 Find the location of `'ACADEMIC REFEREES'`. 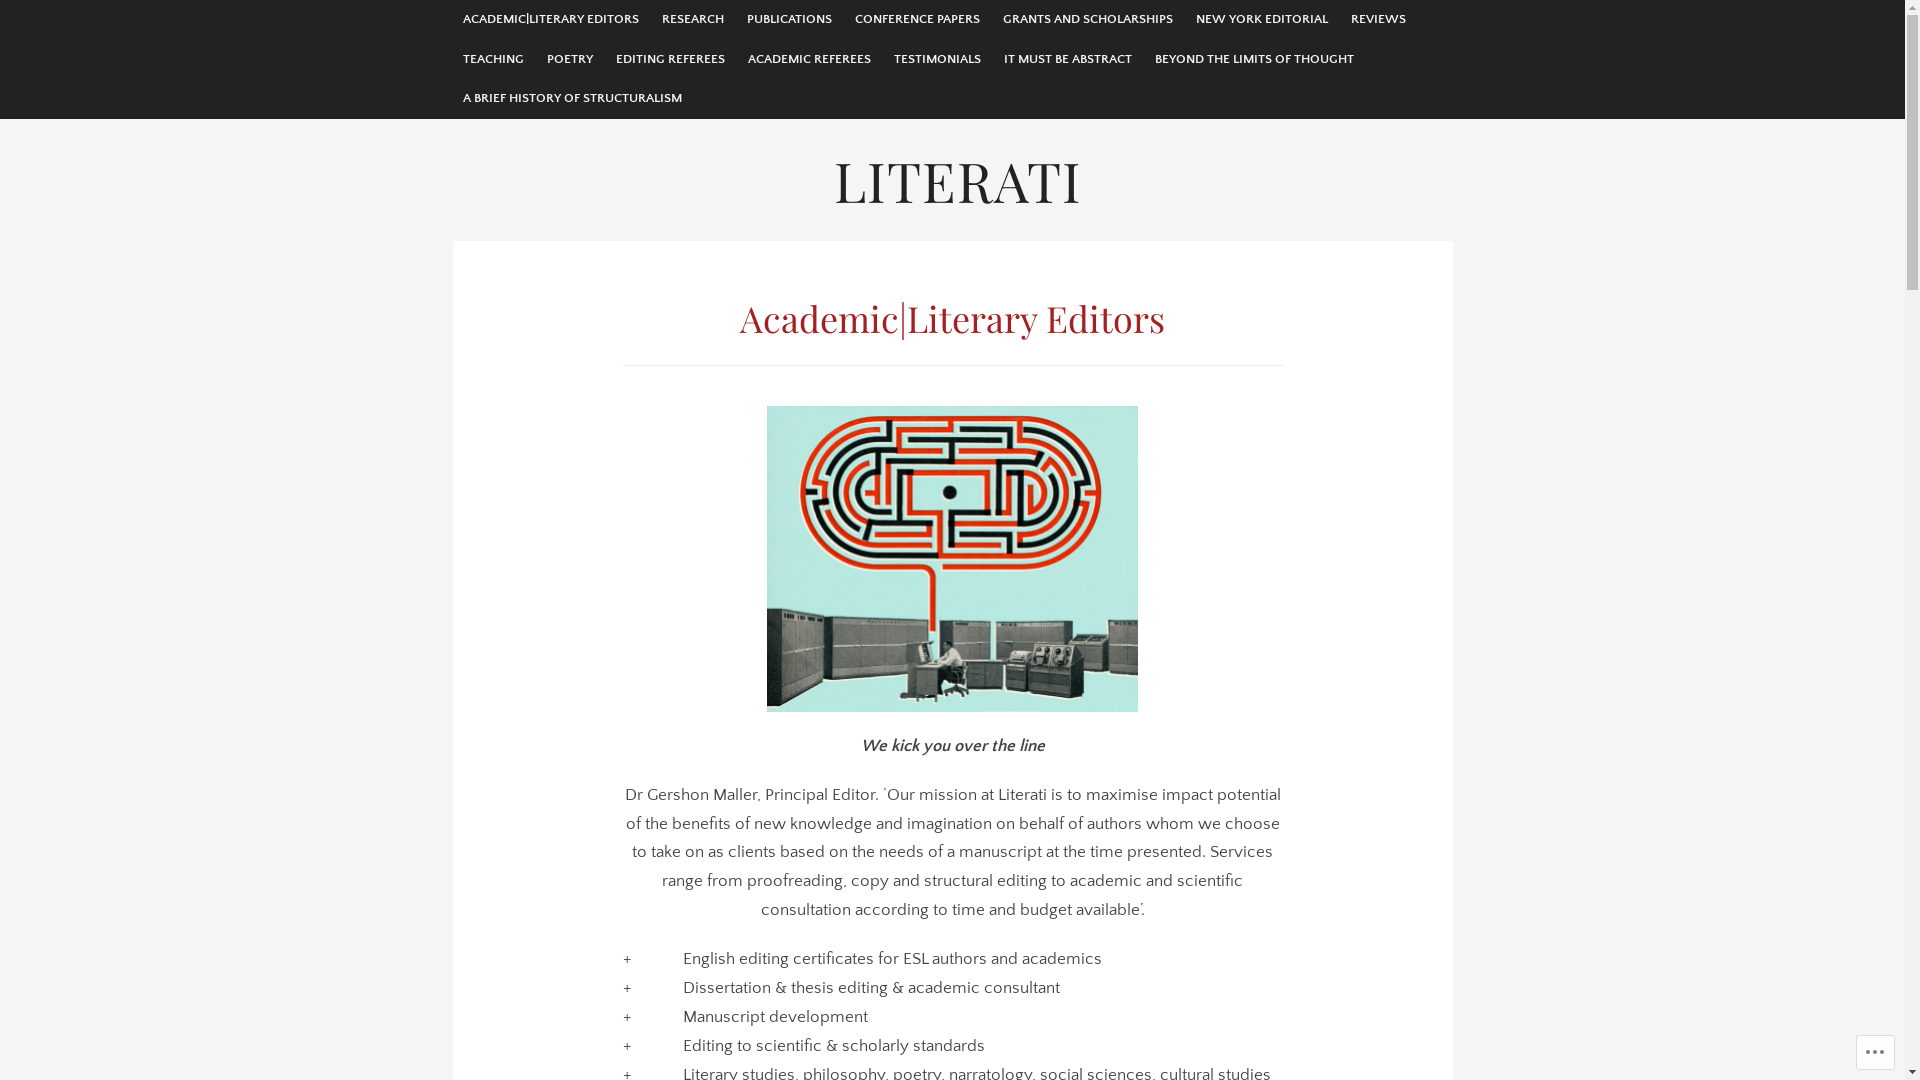

'ACADEMIC REFEREES' is located at coordinates (809, 59).